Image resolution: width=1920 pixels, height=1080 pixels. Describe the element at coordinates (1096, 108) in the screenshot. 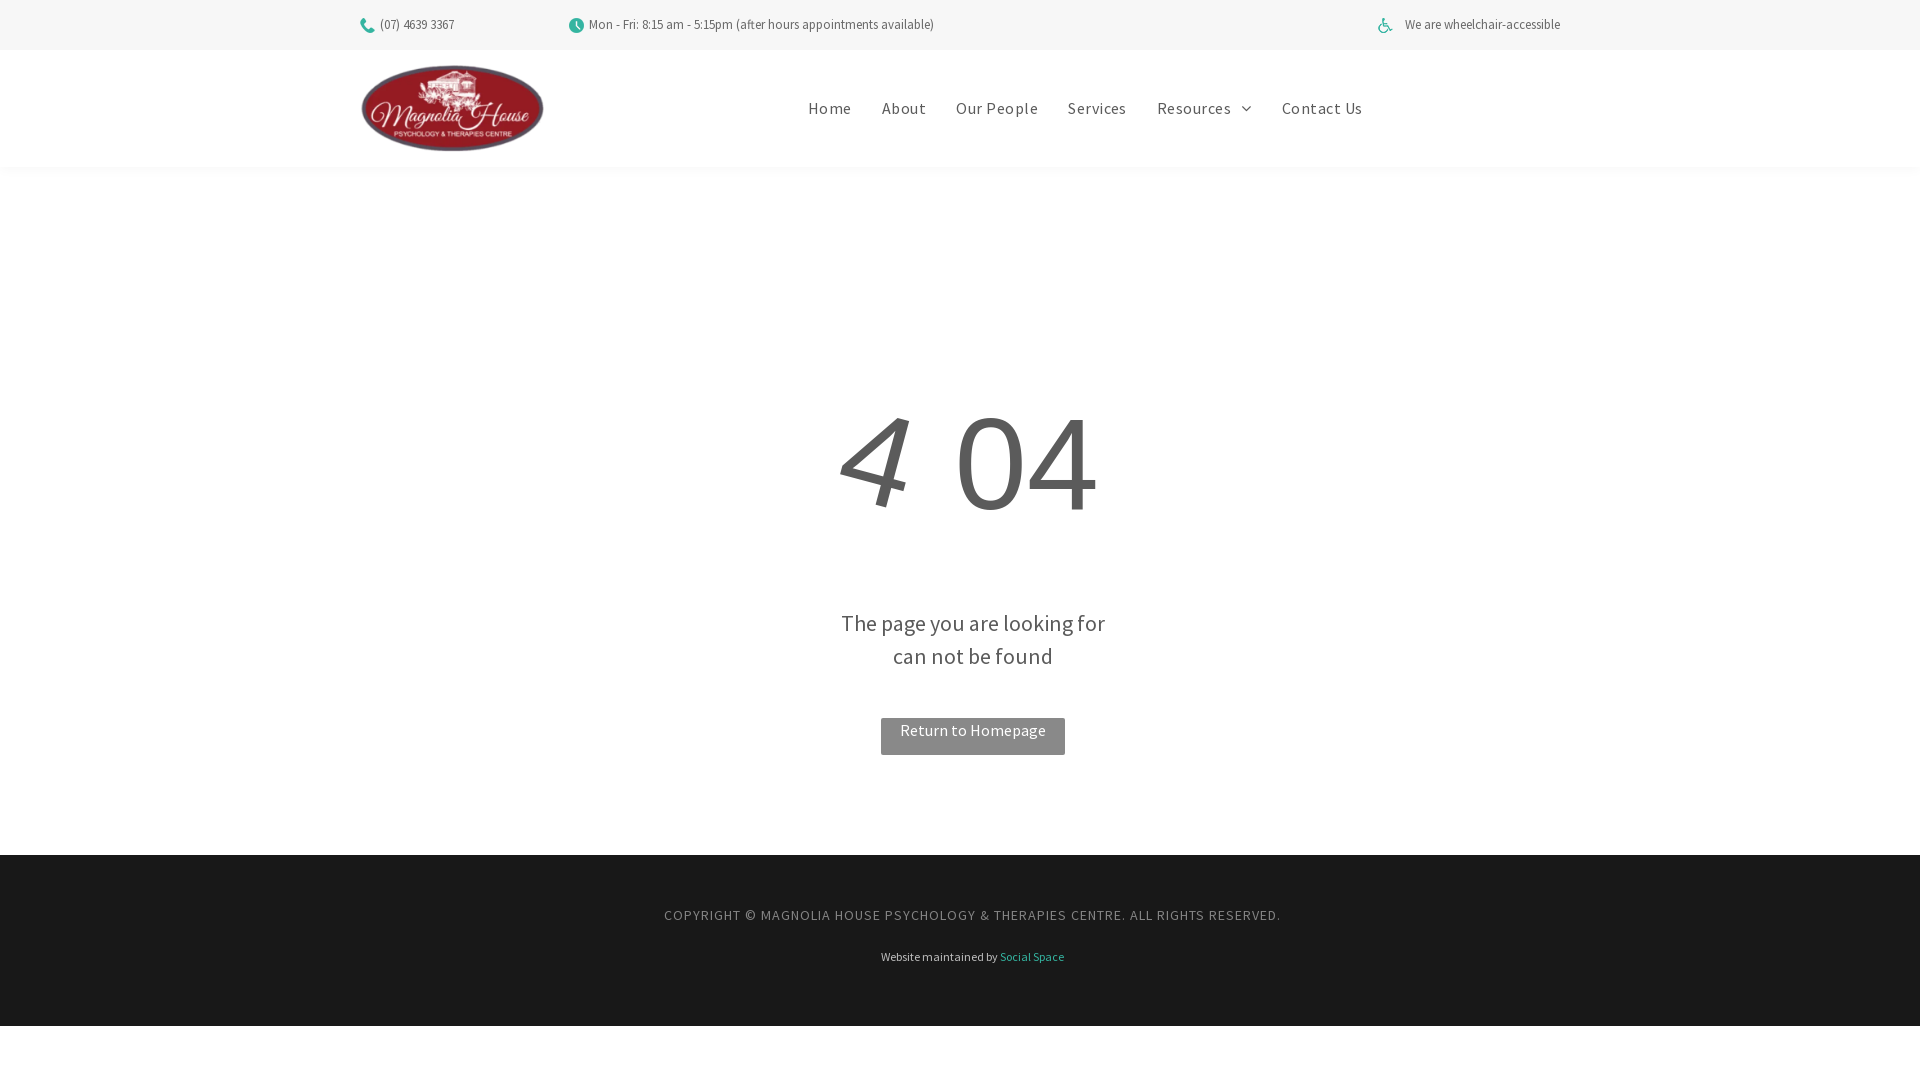

I see `'Services'` at that location.